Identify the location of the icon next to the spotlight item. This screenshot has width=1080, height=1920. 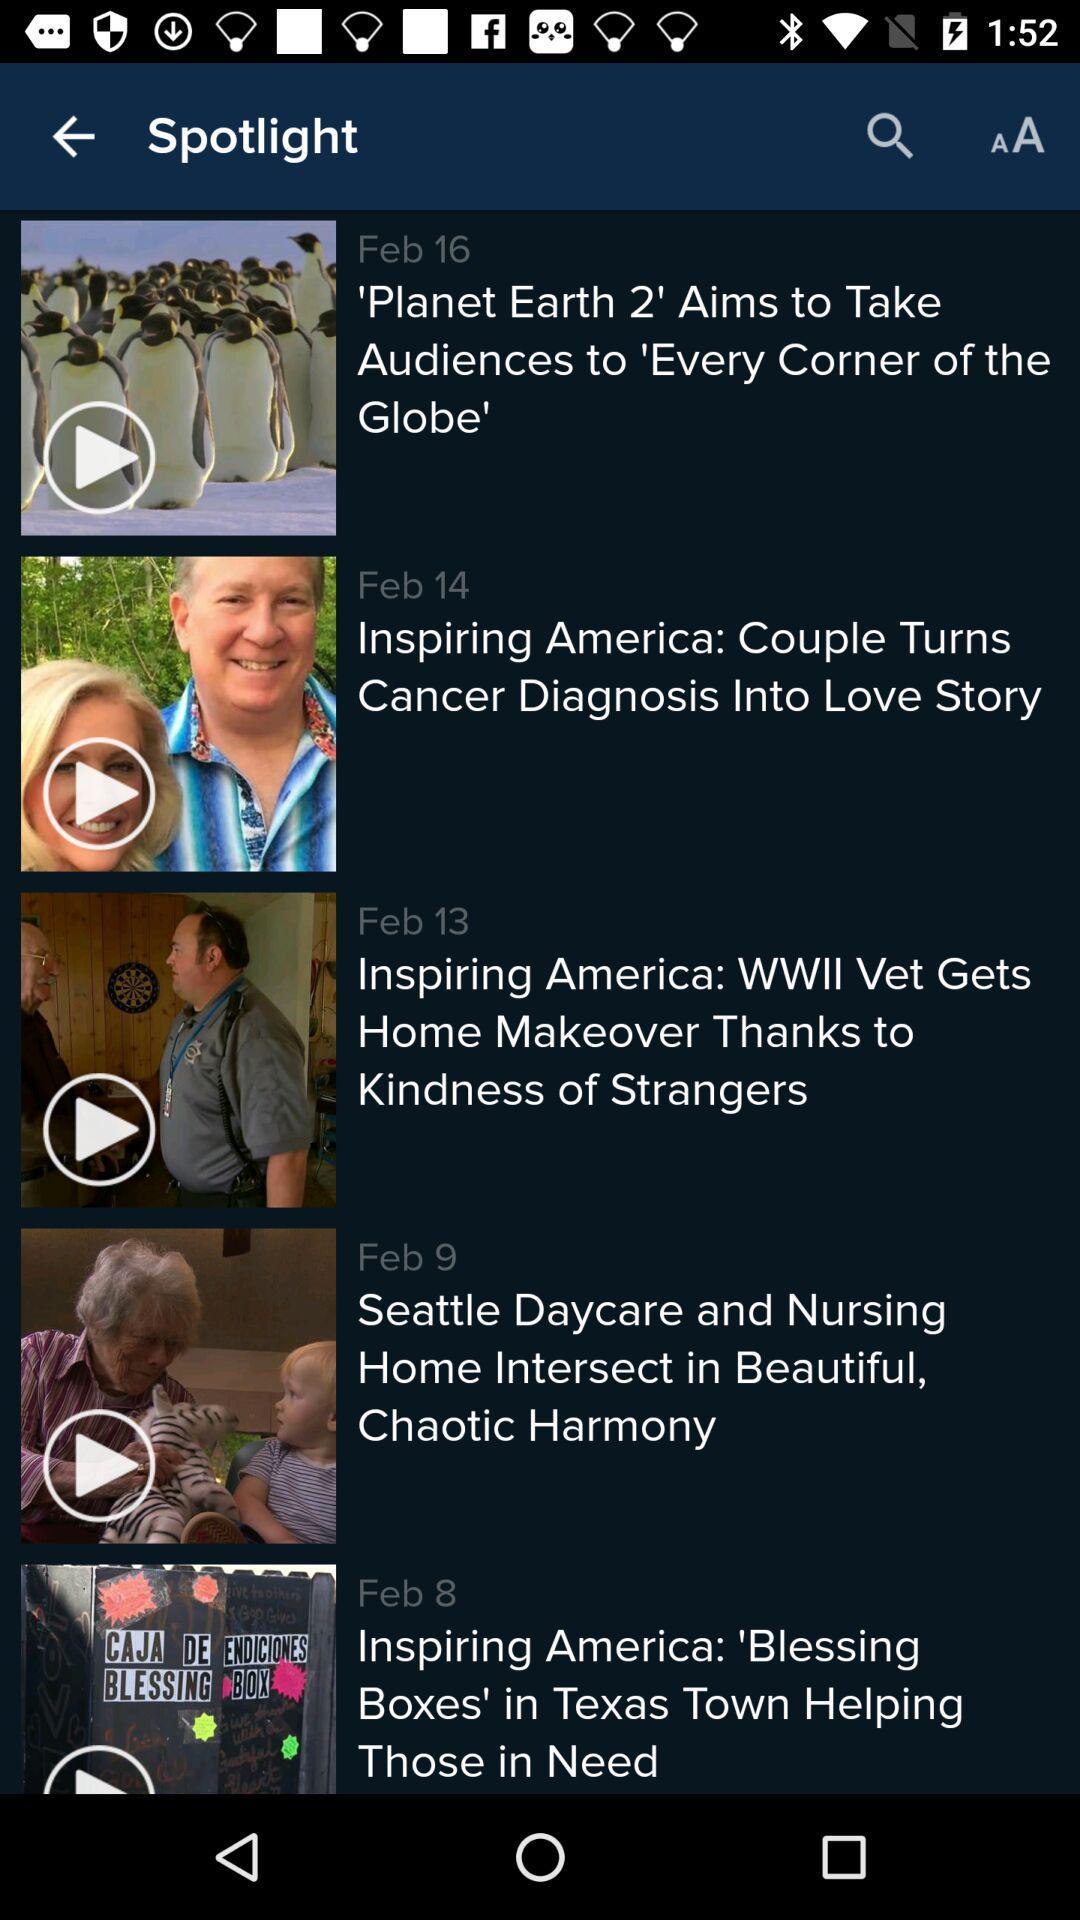
(72, 135).